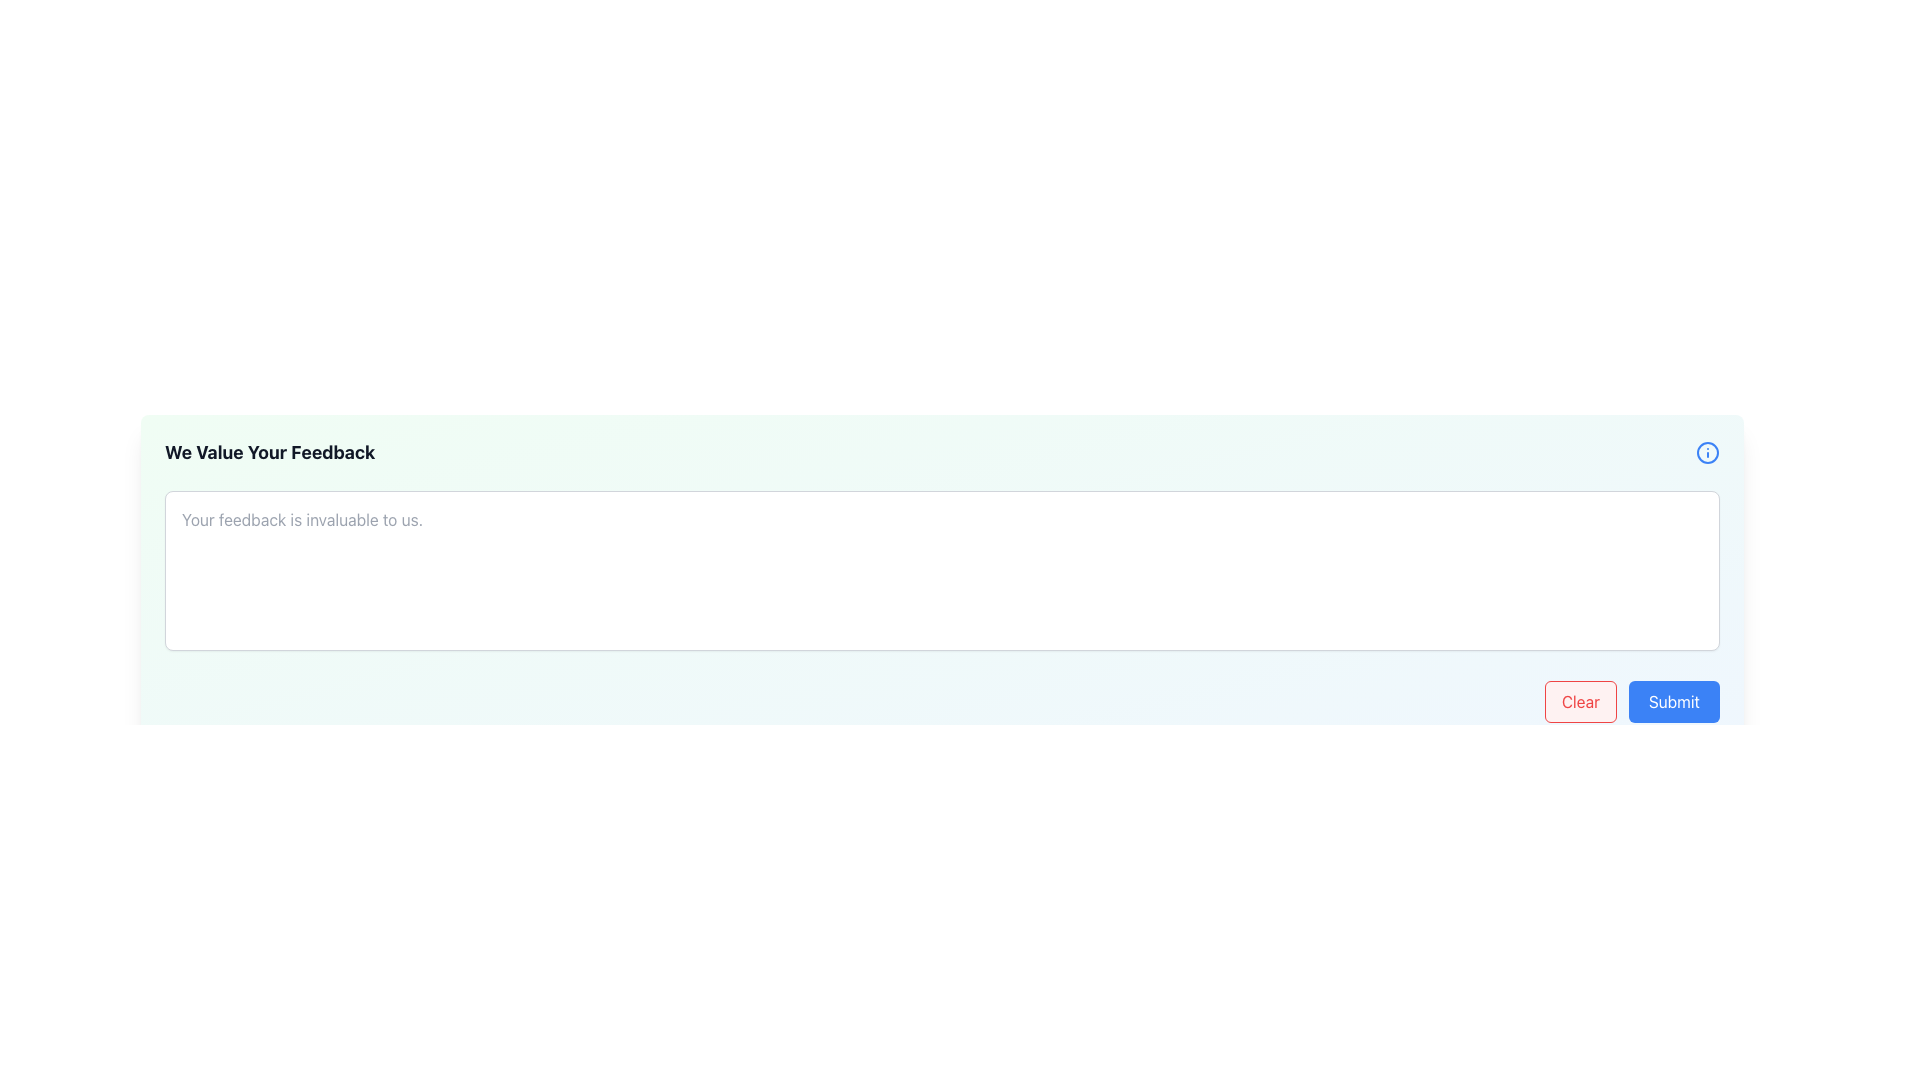  I want to click on the 'Submit' button, which is a rectangular button with rounded corners and a blue background located at the bottom right of the interface, so click(1674, 701).